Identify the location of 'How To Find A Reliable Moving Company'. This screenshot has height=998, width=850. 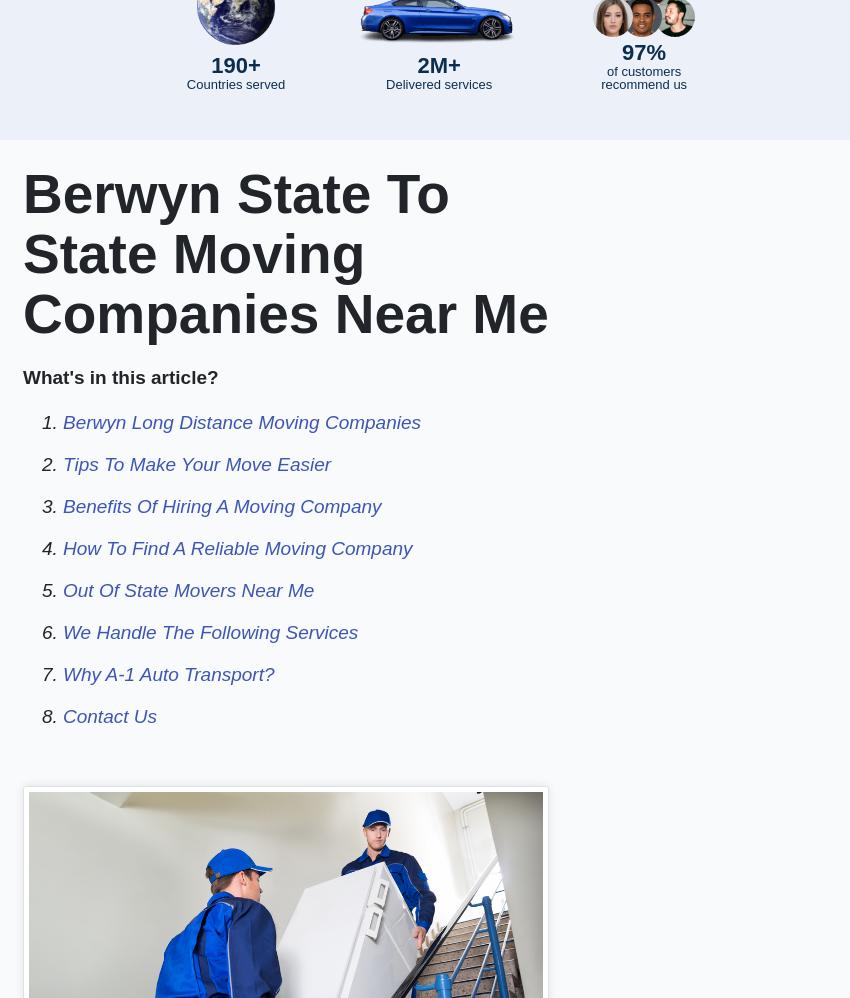
(62, 548).